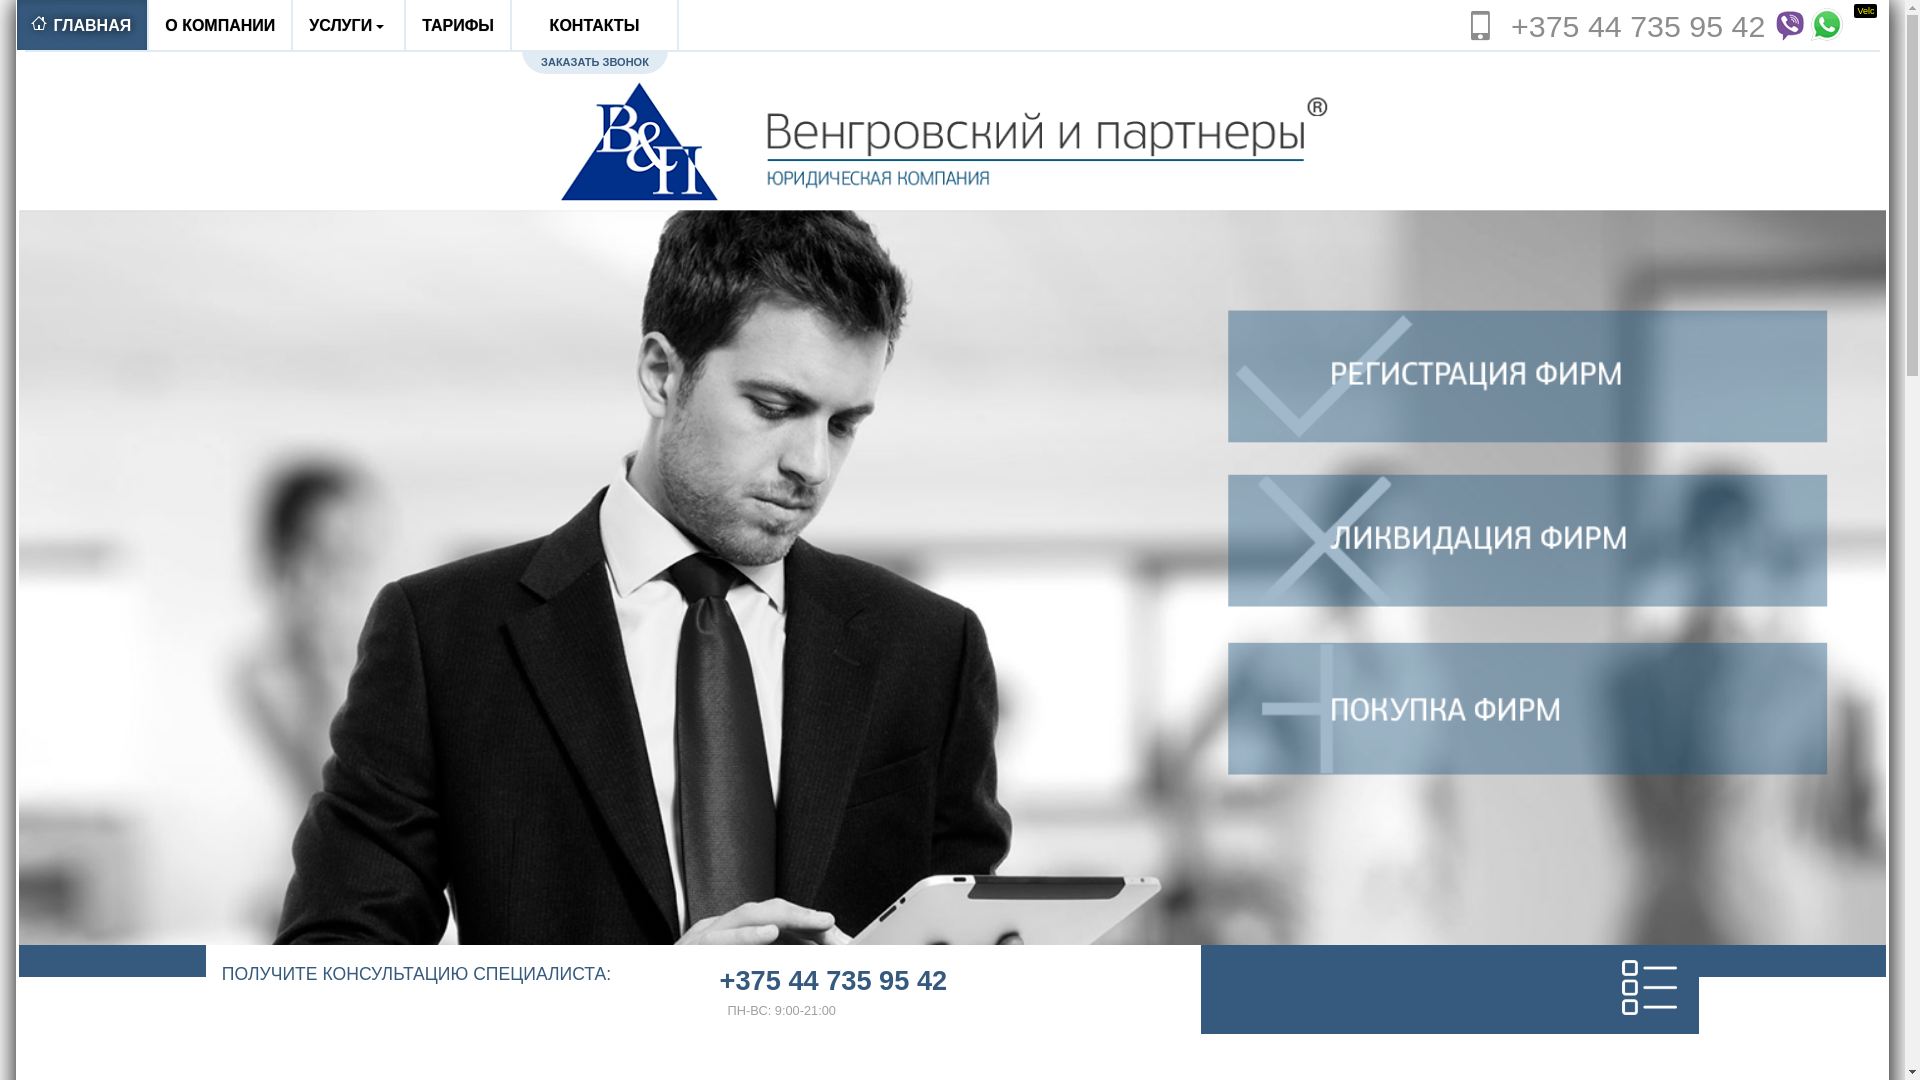 The width and height of the screenshot is (1920, 1080). Describe the element at coordinates (1828, 24) in the screenshot. I see `'Whatsapp'` at that location.